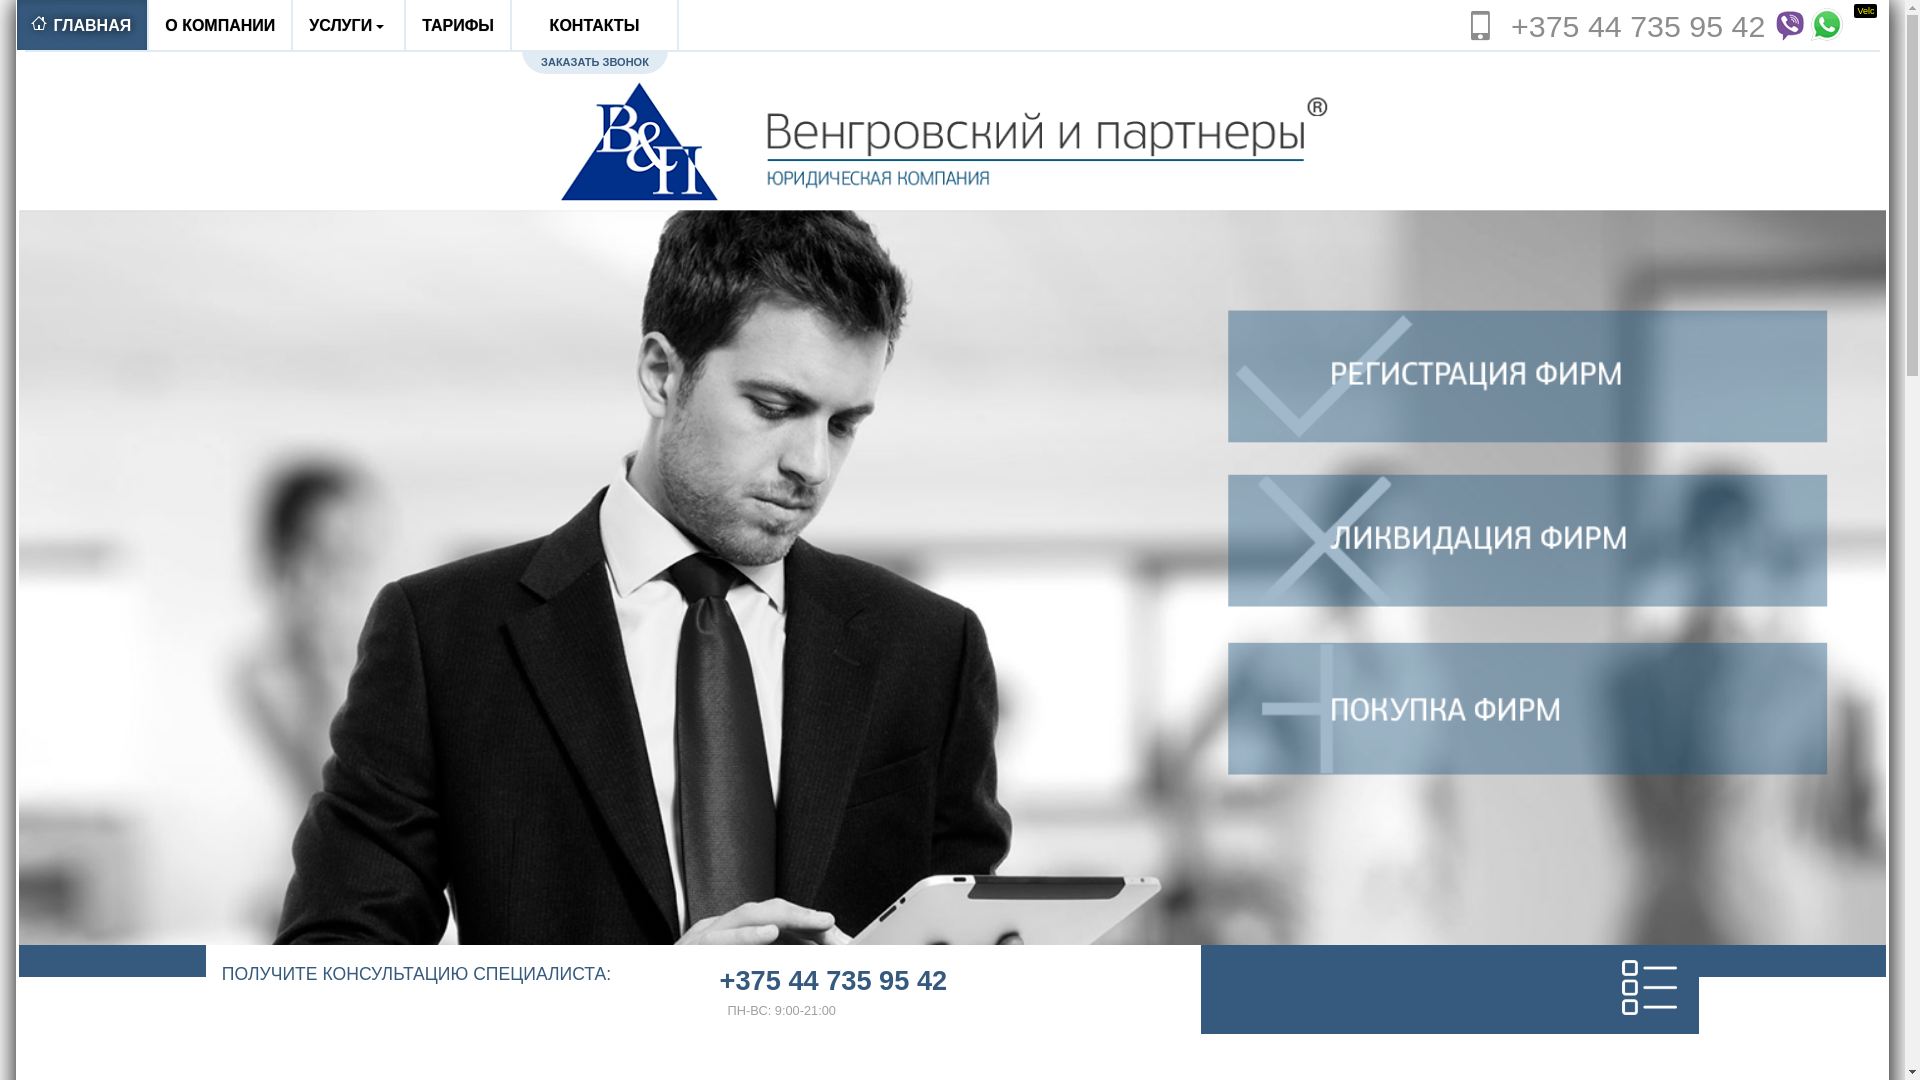 The width and height of the screenshot is (1920, 1080). Describe the element at coordinates (1828, 24) in the screenshot. I see `'Whatsapp'` at that location.